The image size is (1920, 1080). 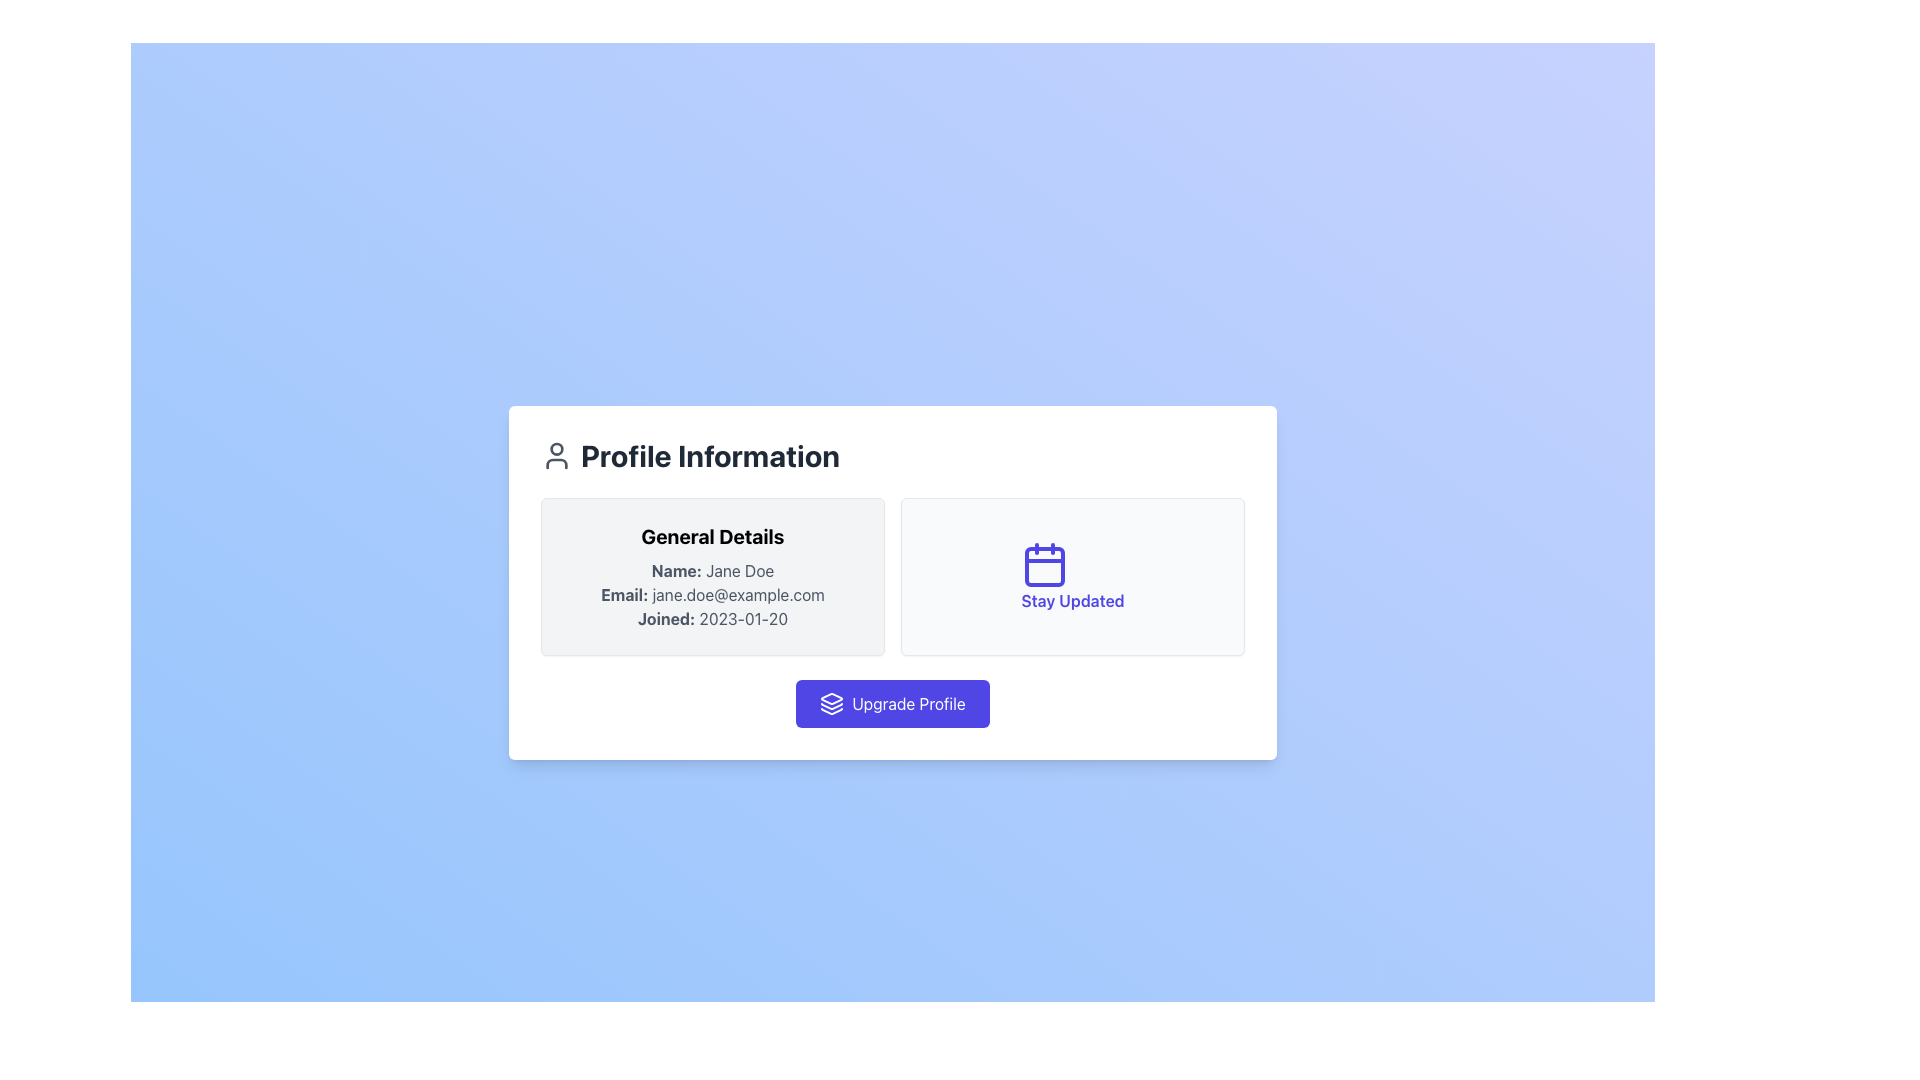 What do you see at coordinates (891, 703) in the screenshot?
I see `the 'Upgrade Profile' button located at the bottom of the 'Profile Information' card for keyboard navigation` at bounding box center [891, 703].